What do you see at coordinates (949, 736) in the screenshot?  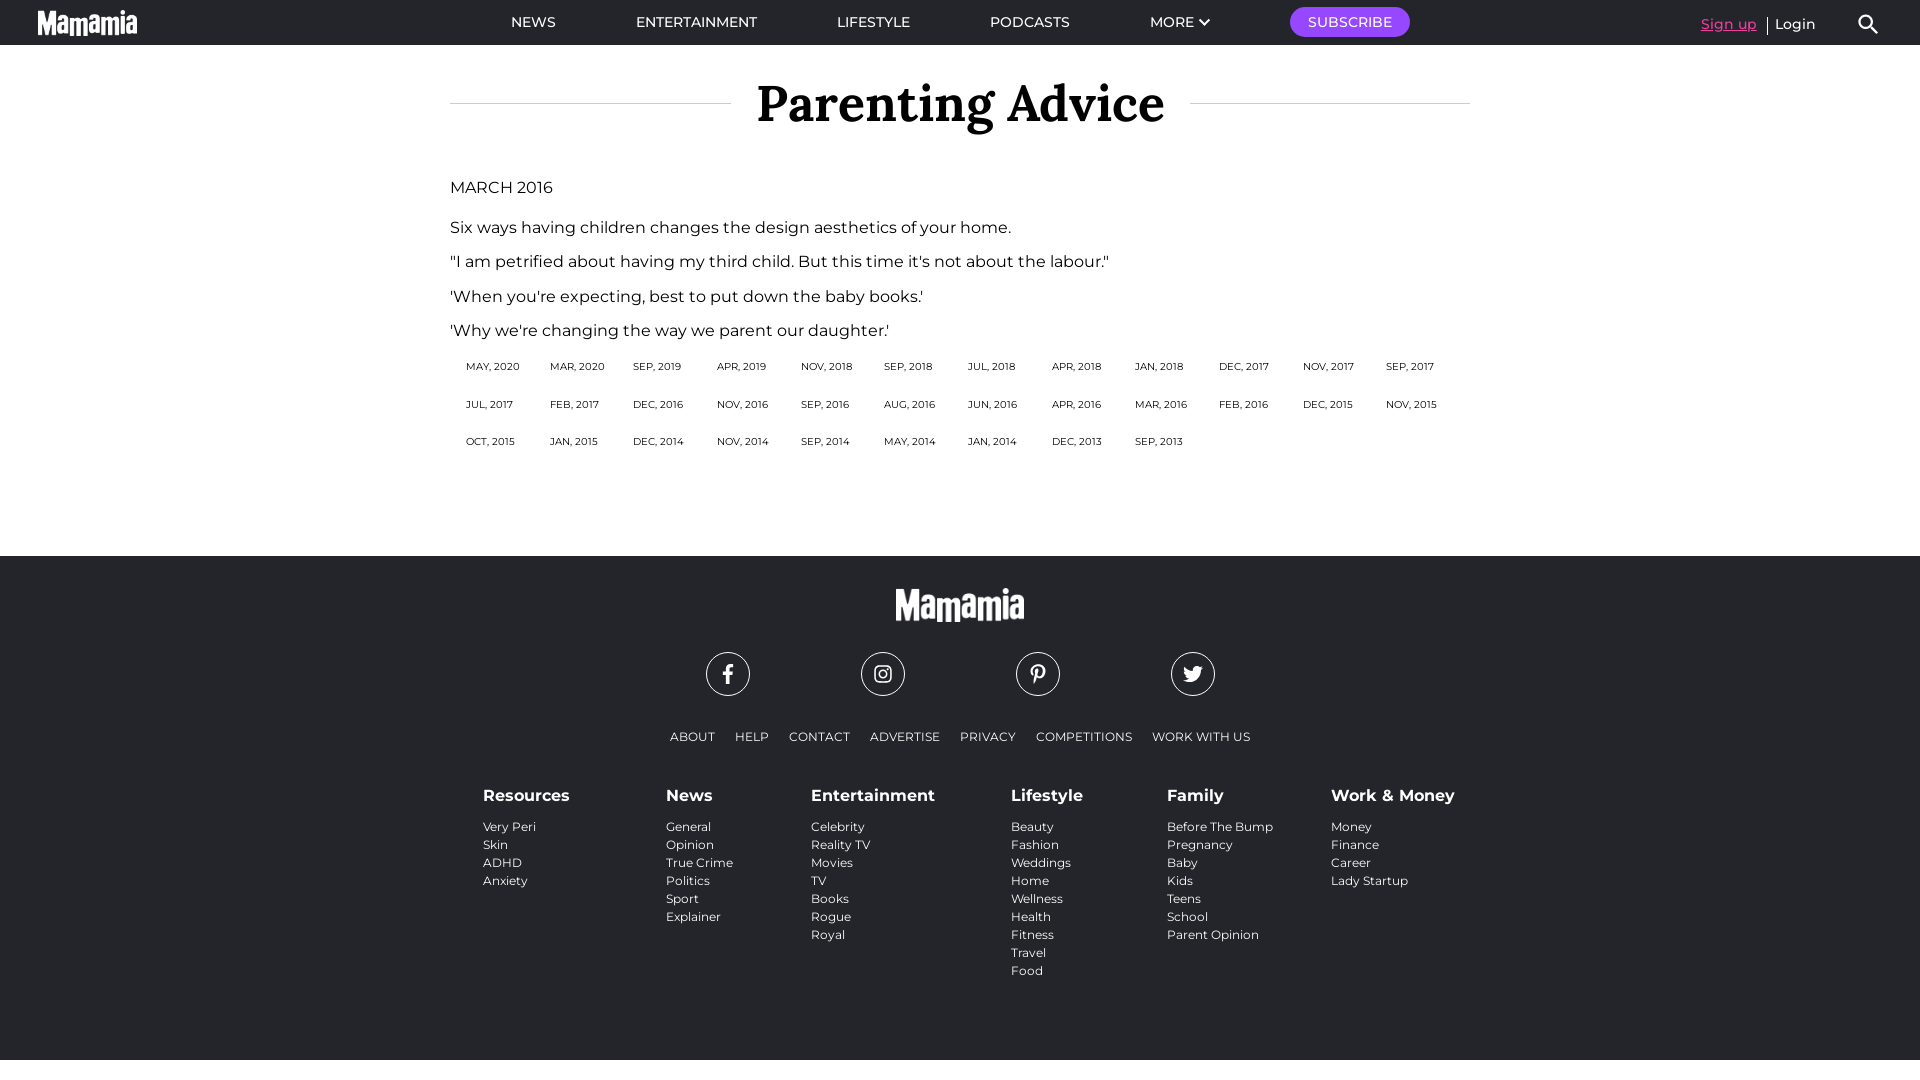 I see `'PRIVACY'` at bounding box center [949, 736].